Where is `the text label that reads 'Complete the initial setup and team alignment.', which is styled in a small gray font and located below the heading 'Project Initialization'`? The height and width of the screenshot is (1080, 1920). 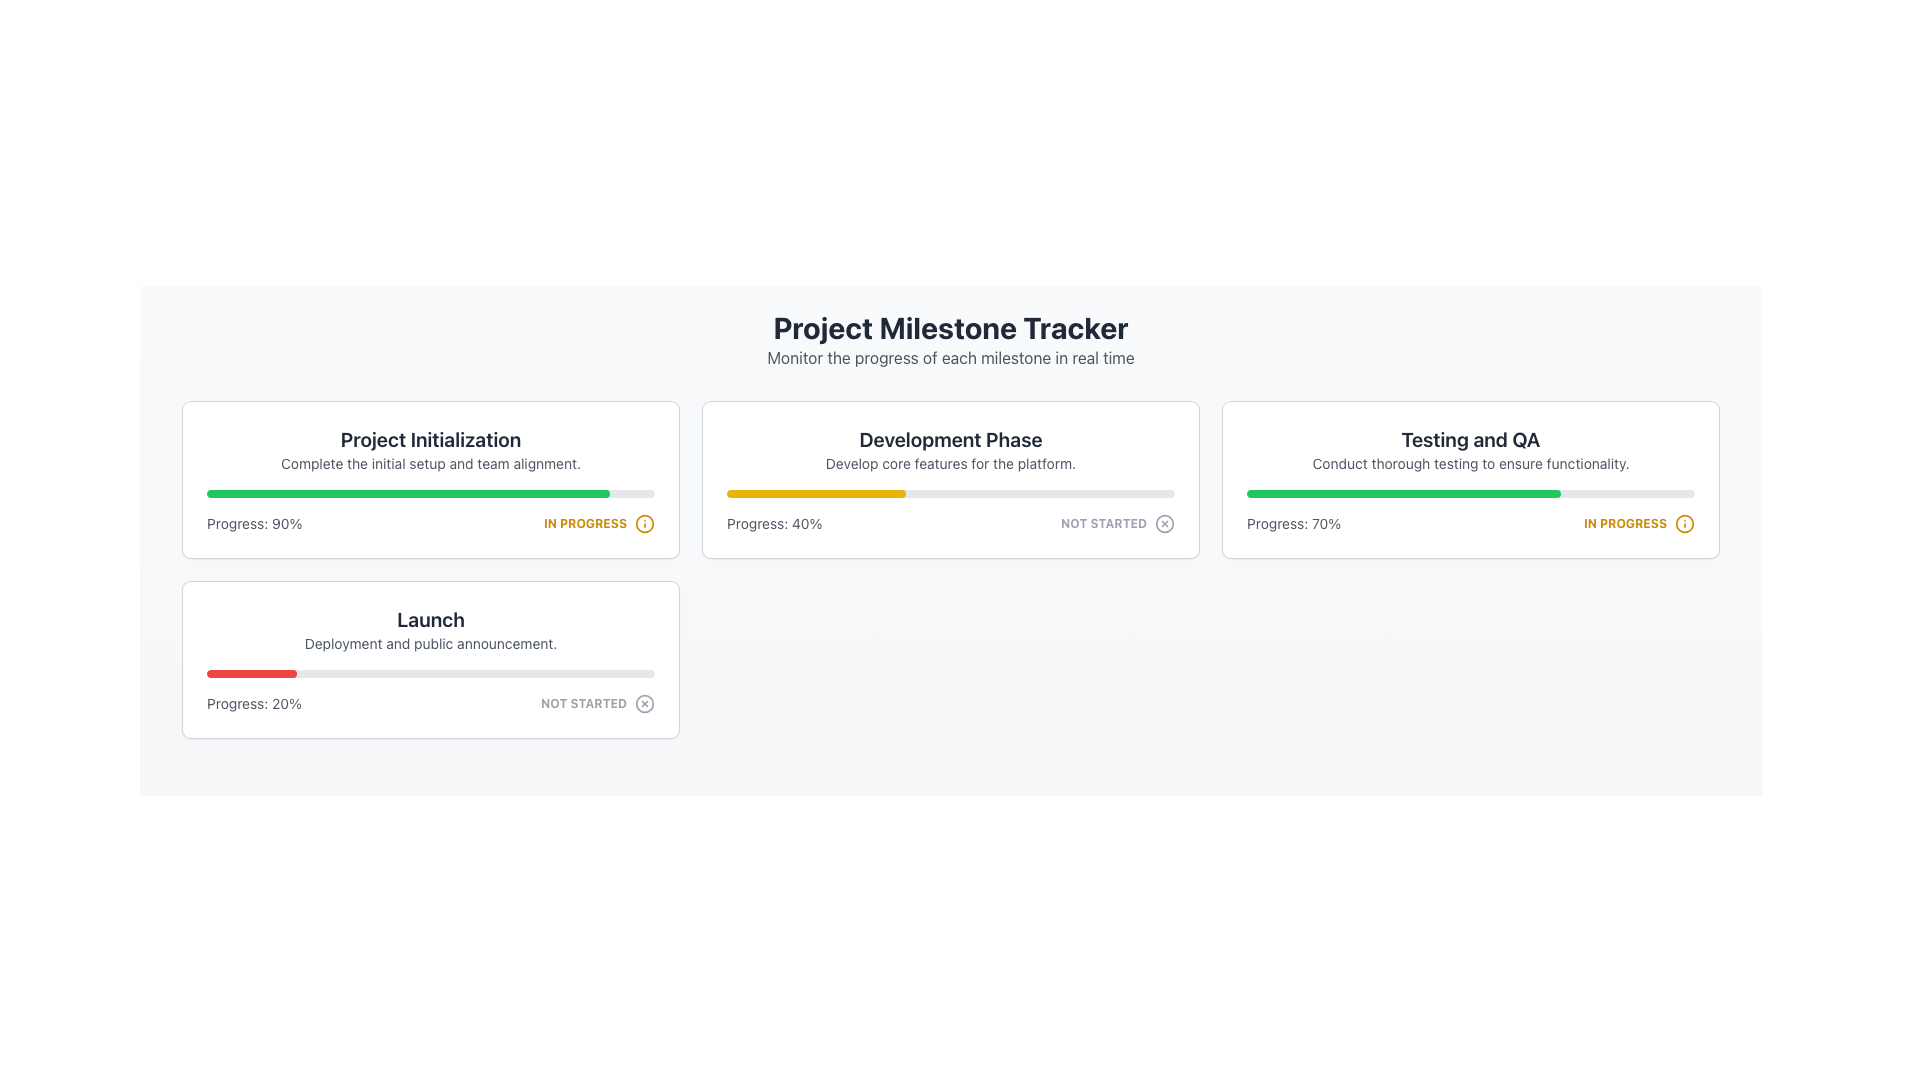
the text label that reads 'Complete the initial setup and team alignment.', which is styled in a small gray font and located below the heading 'Project Initialization' is located at coordinates (430, 463).